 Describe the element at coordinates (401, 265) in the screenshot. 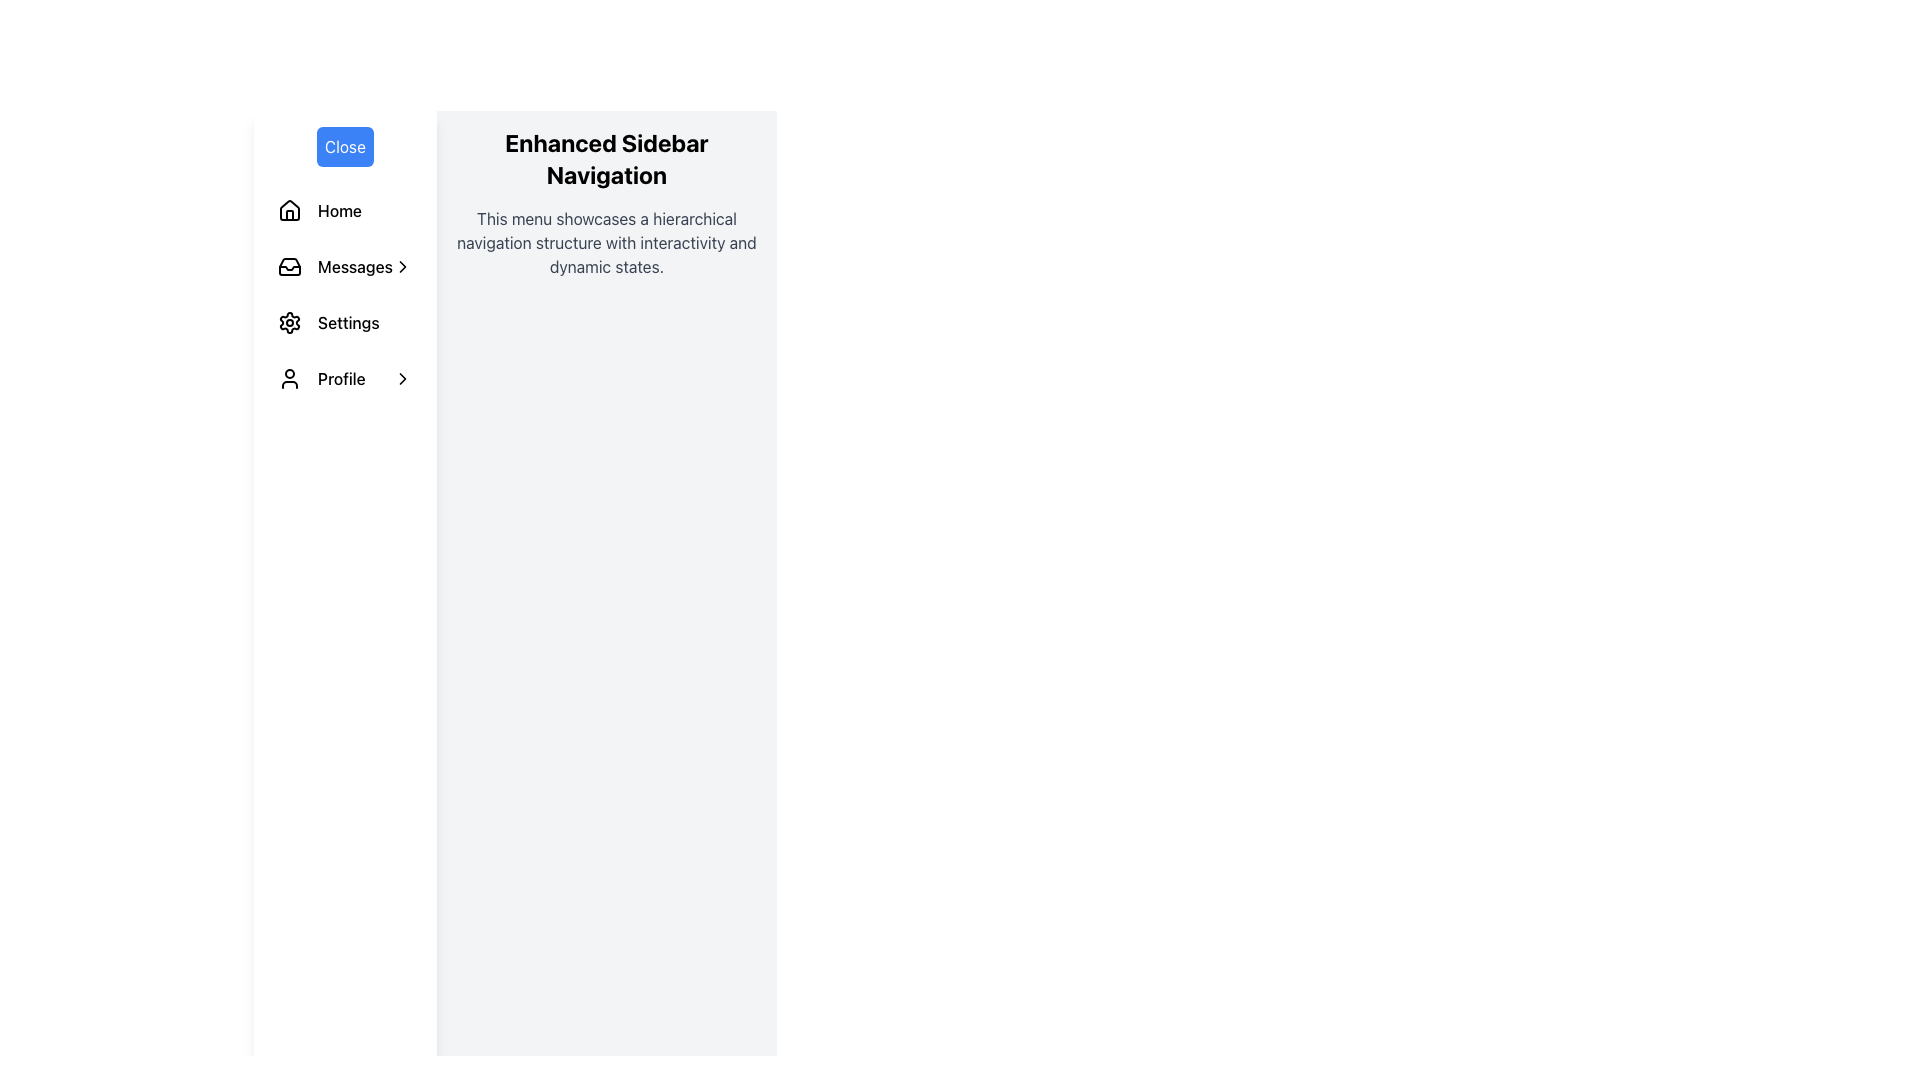

I see `the 'Messages' icon located on the far-right side of the 'Messages' navigation item in the sidebar` at that location.